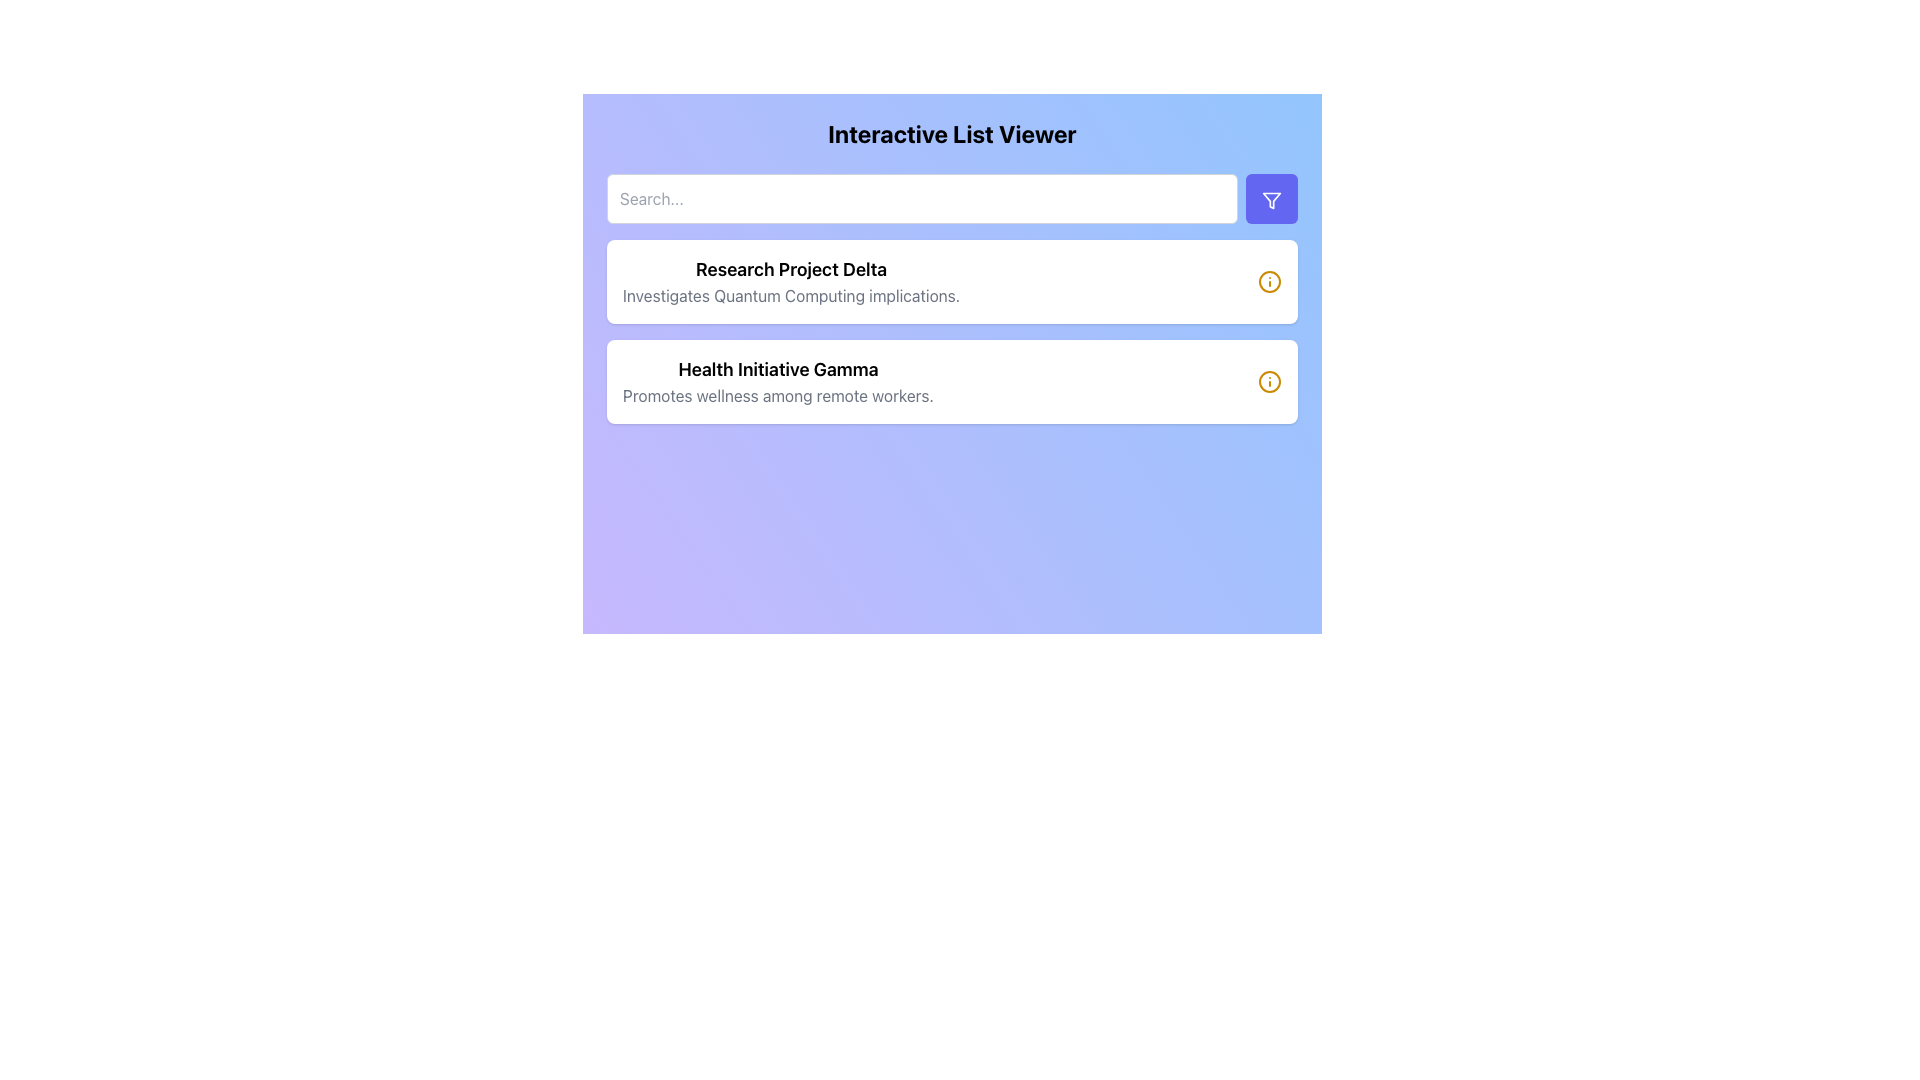 The image size is (1920, 1080). Describe the element at coordinates (777, 396) in the screenshot. I see `the static text element displaying 'Promotes wellness among remote workers.' located below the title 'Health Initiative Gamma.'` at that location.